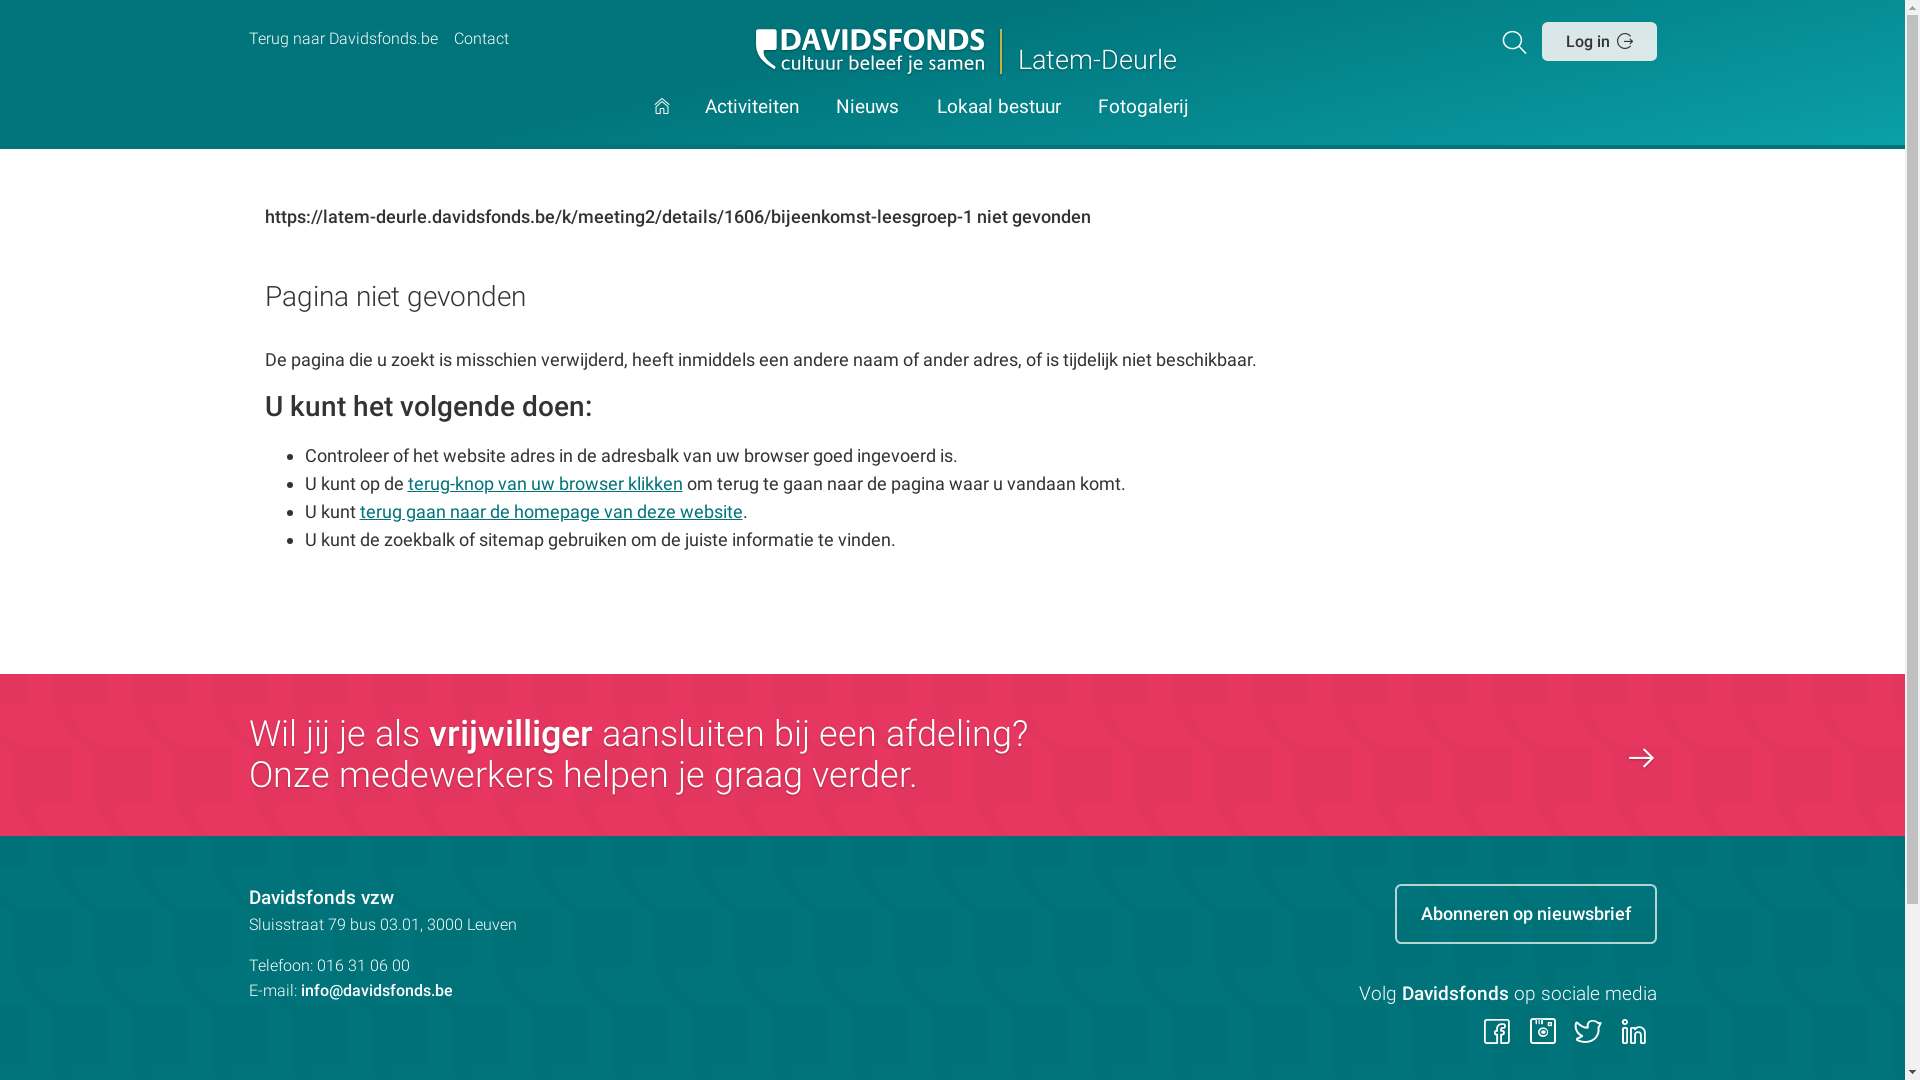  Describe the element at coordinates (1540, 41) in the screenshot. I see `'Log in'` at that location.